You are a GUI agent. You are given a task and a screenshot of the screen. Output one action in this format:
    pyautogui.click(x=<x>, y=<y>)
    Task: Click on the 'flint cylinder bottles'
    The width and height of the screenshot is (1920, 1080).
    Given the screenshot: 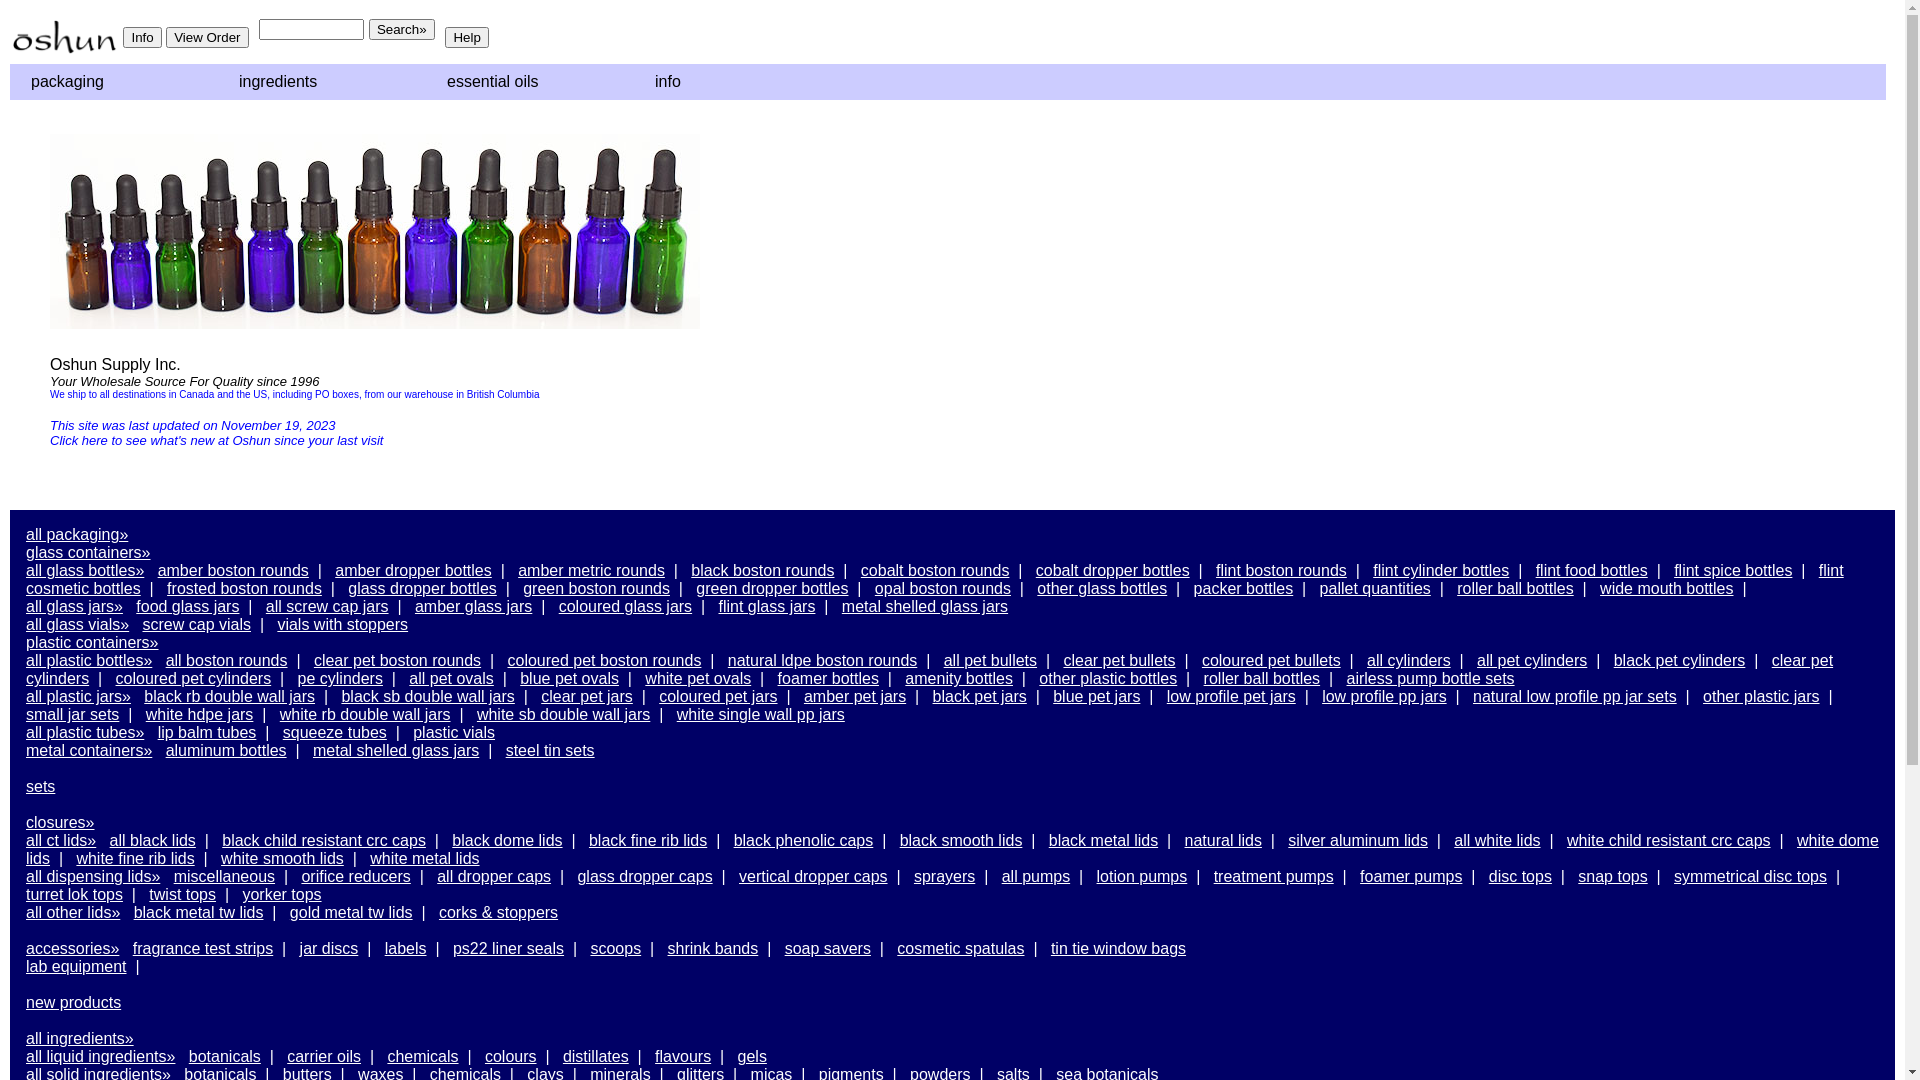 What is the action you would take?
    pyautogui.click(x=1440, y=570)
    